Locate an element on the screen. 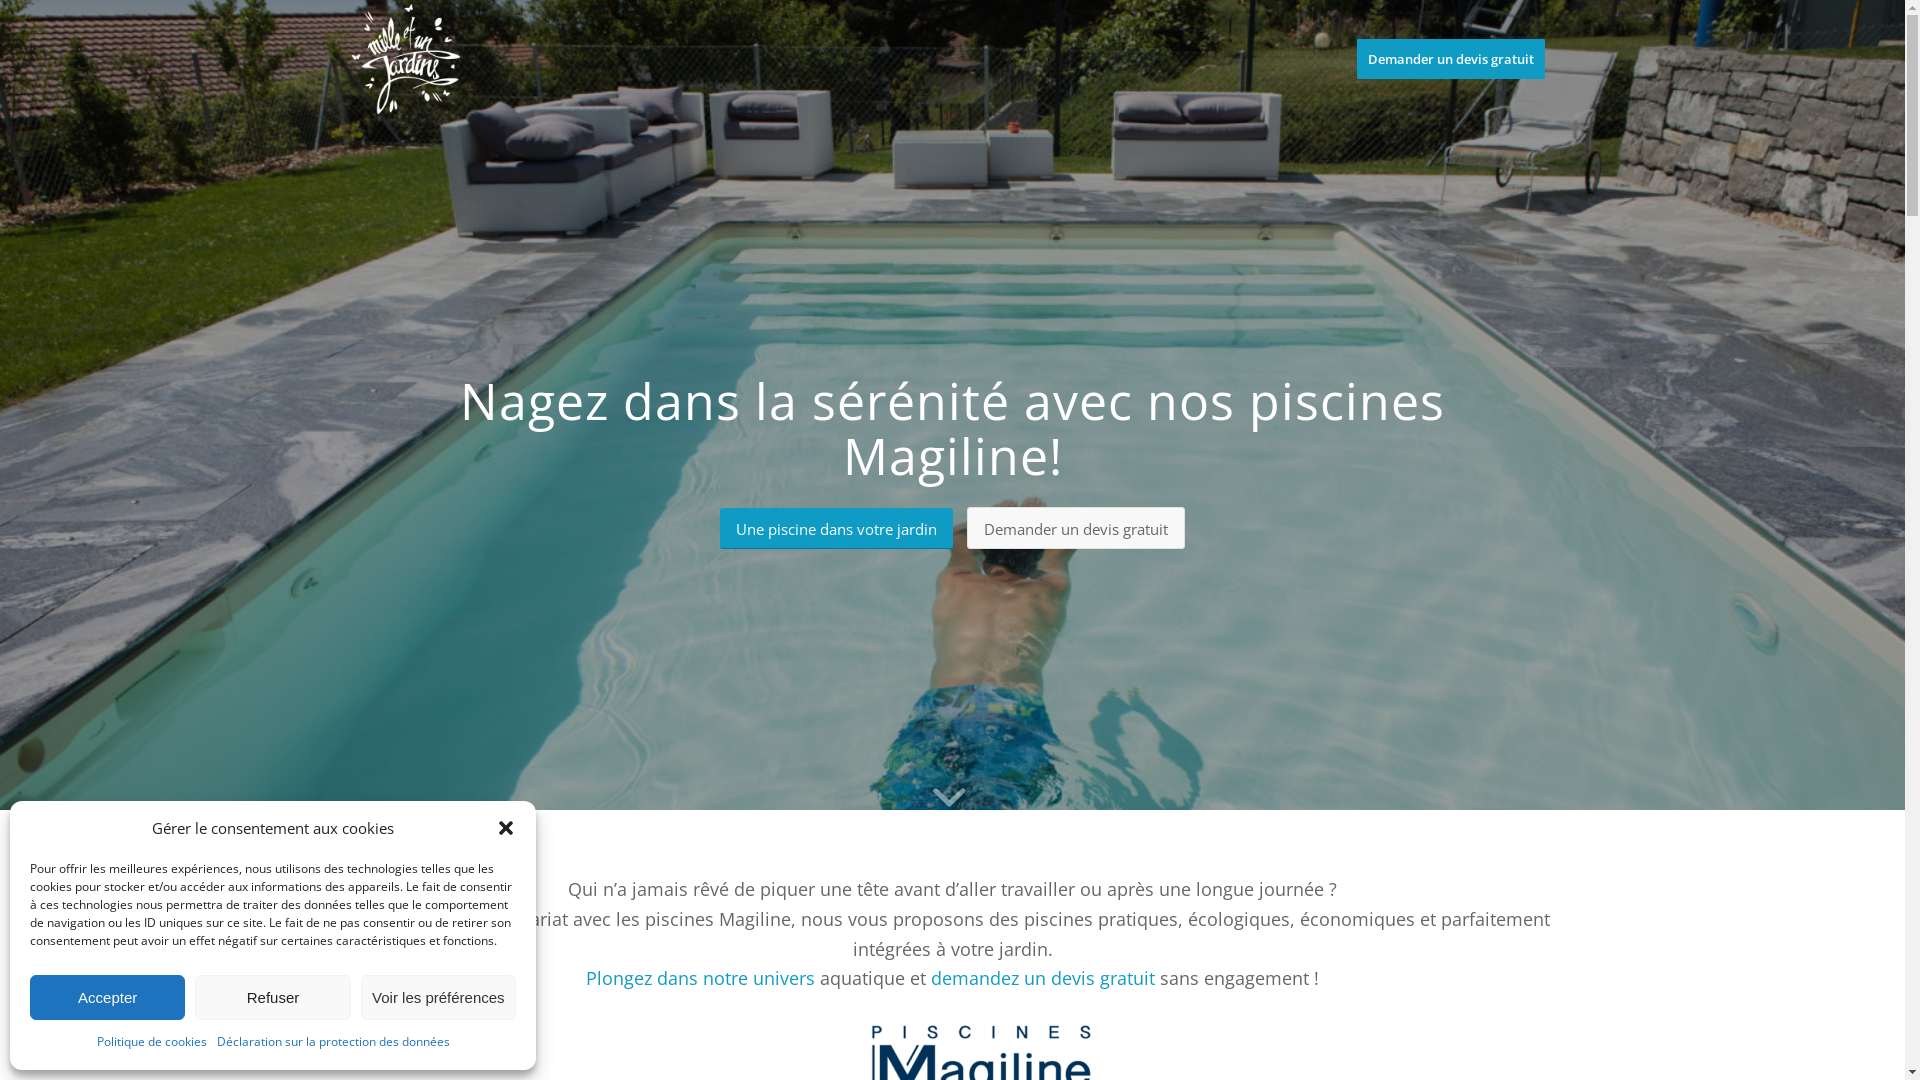  'Refuser' is located at coordinates (271, 997).